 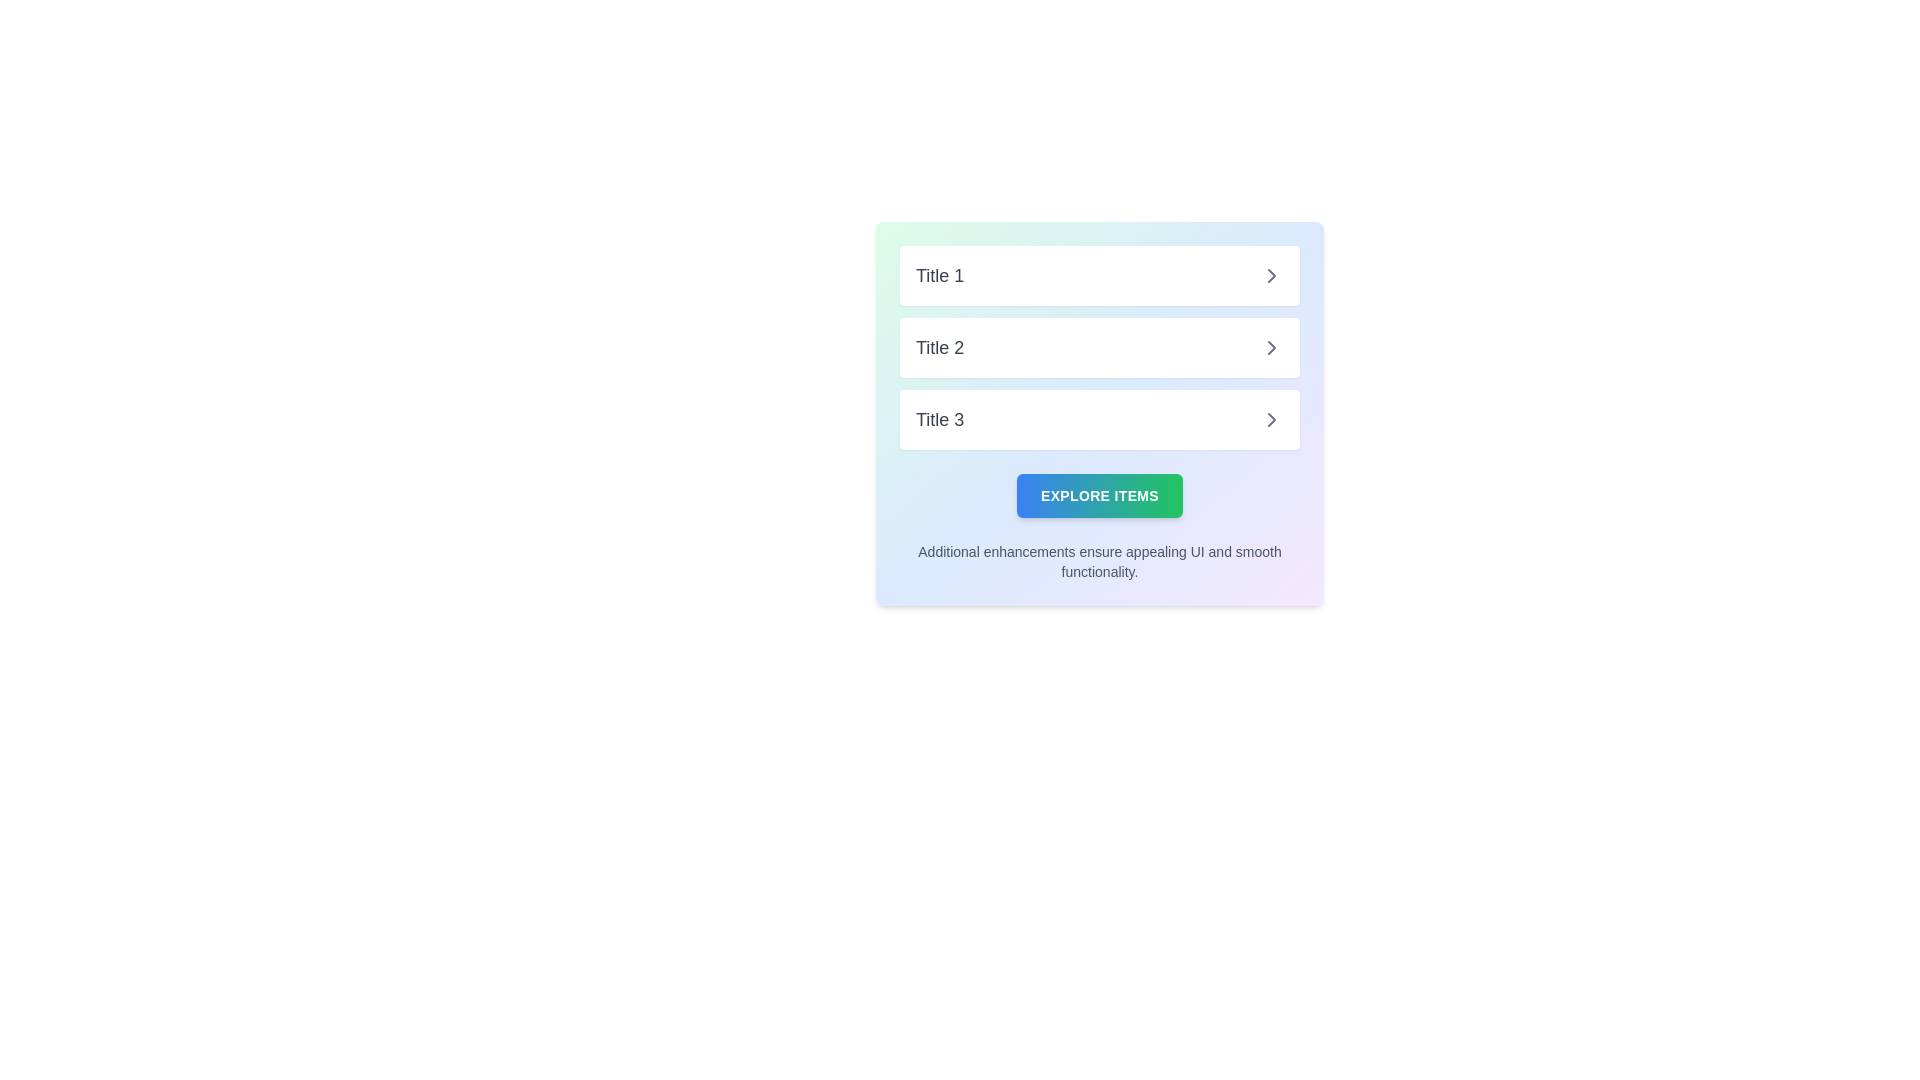 I want to click on the right-facing chevron arrow icon adjacent to the 'Title 2' item in the list of titles, so click(x=1271, y=346).